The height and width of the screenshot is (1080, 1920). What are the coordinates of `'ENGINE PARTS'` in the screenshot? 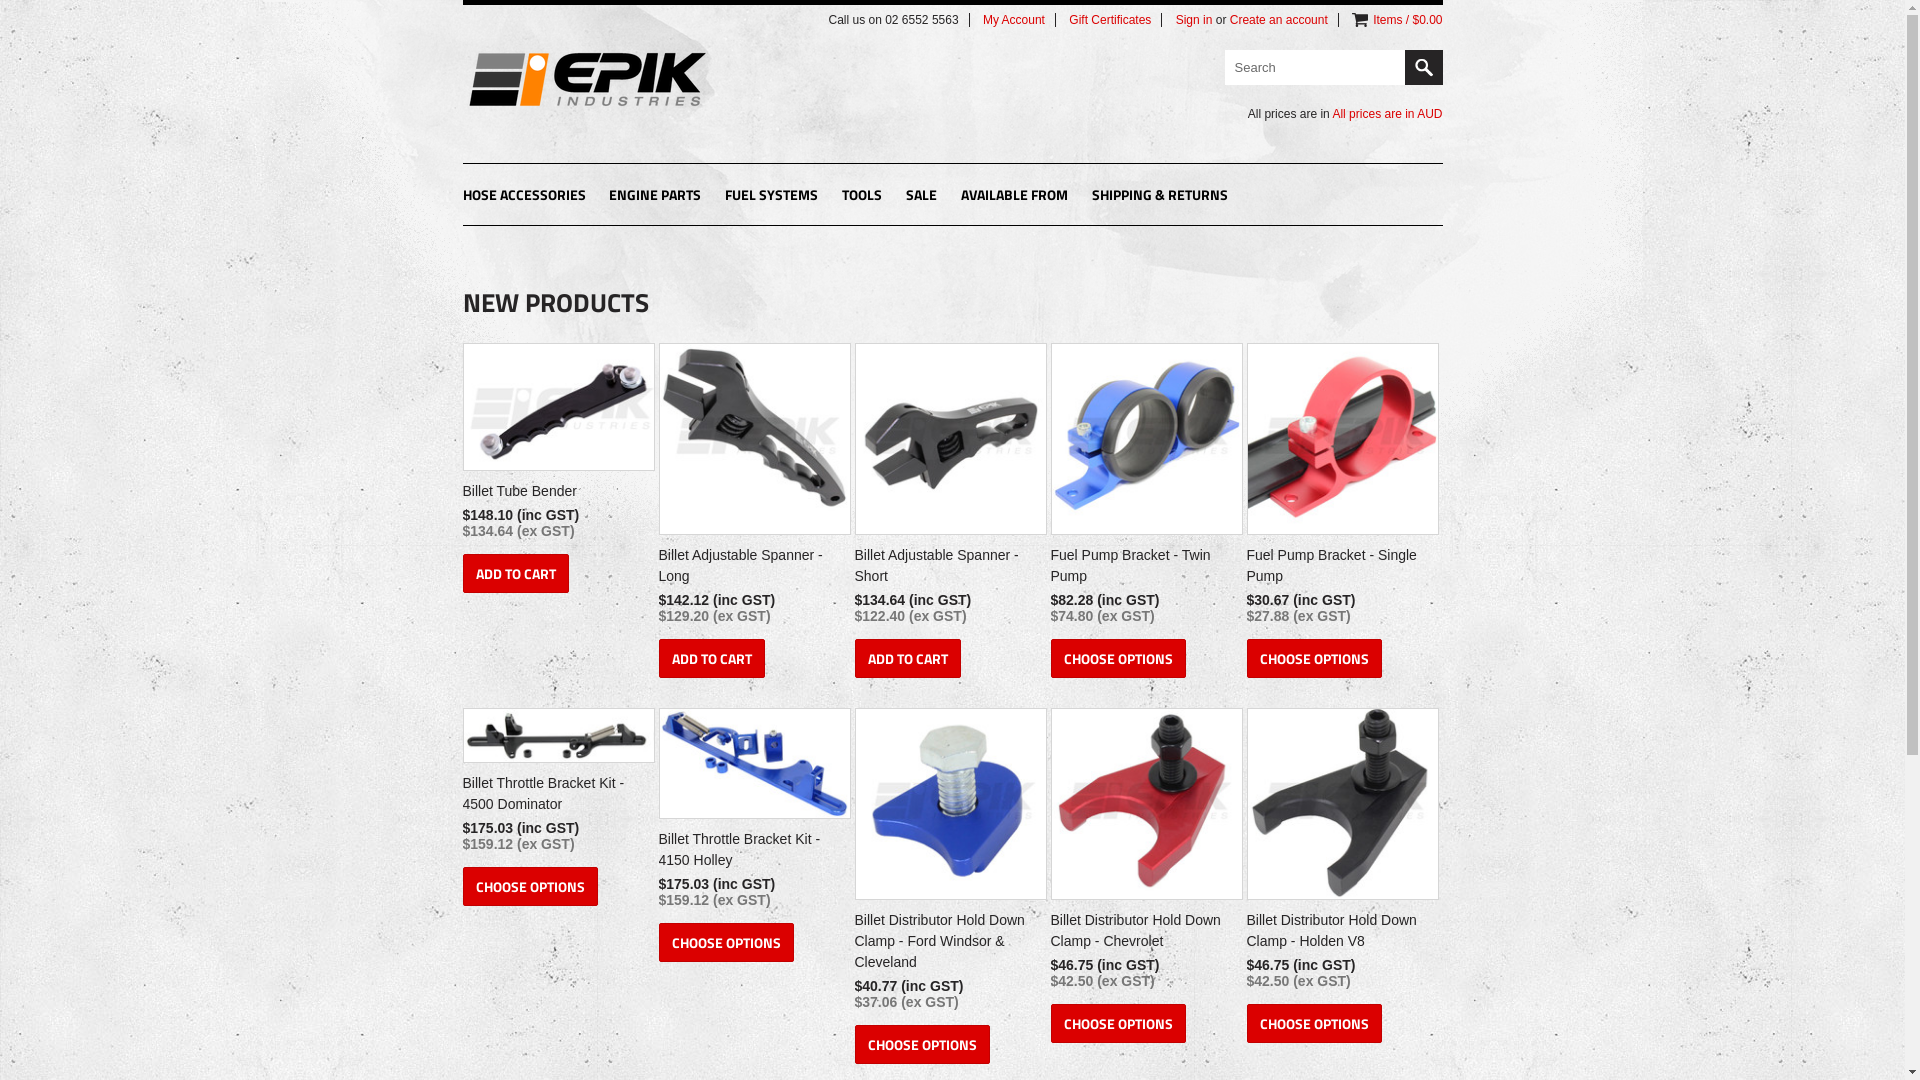 It's located at (654, 196).